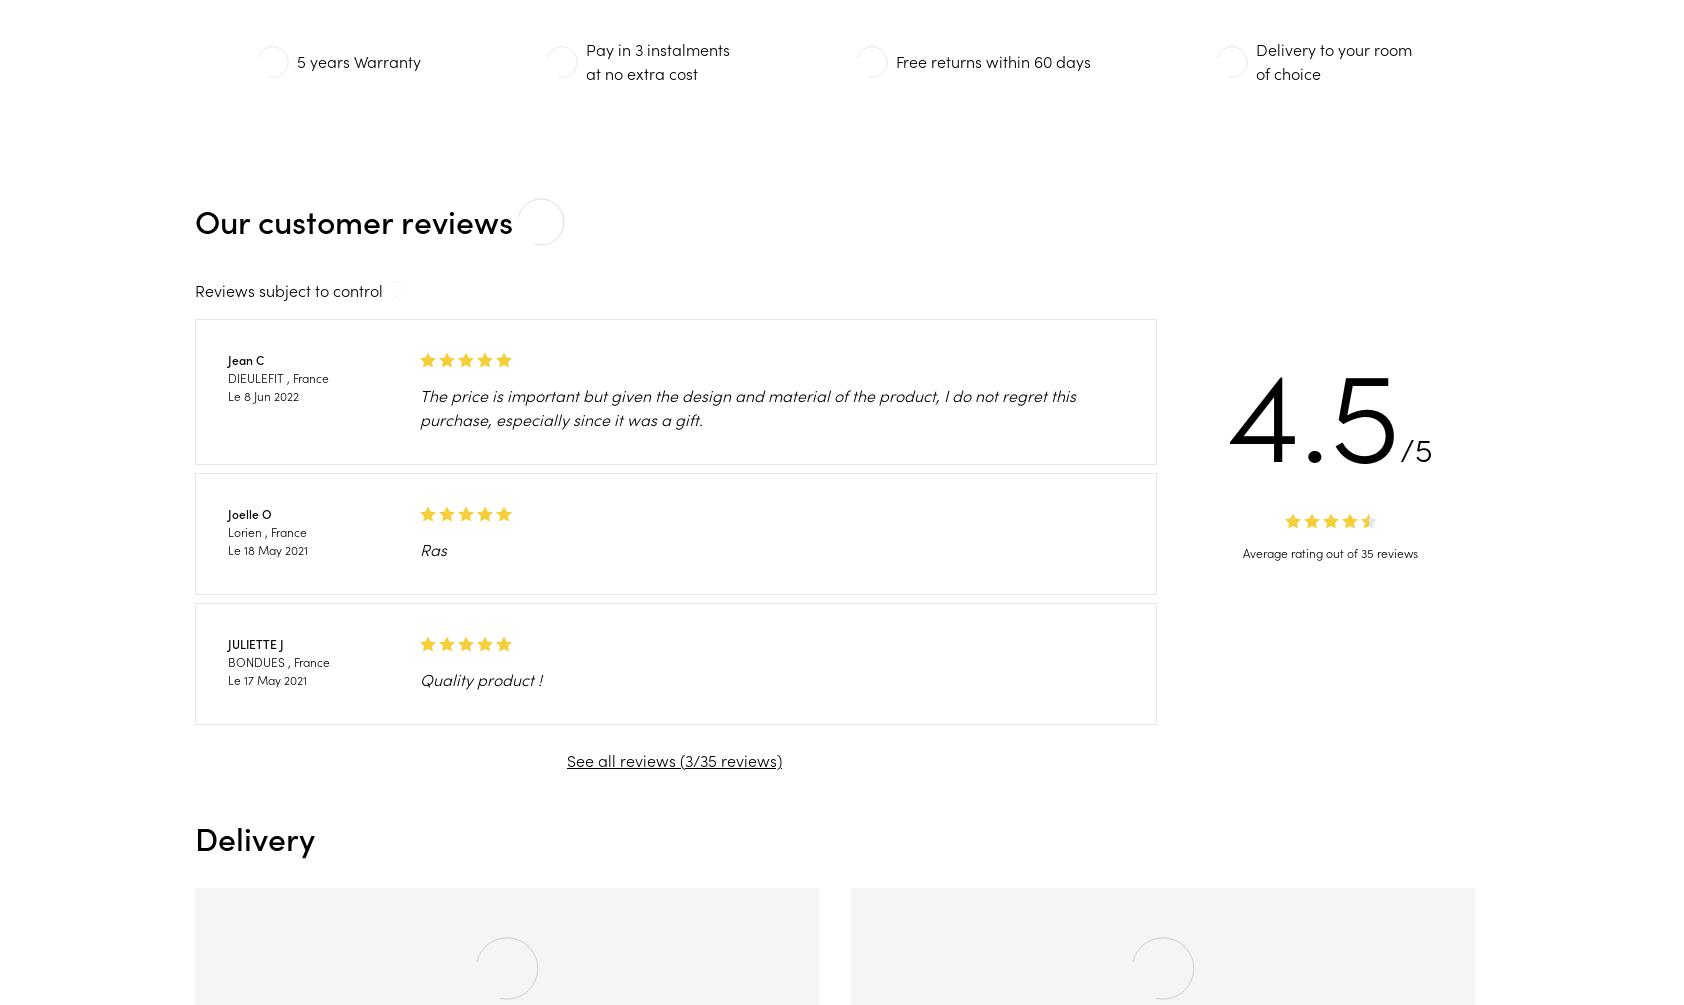 Image resolution: width=1684 pixels, height=1005 pixels. I want to click on '3', so click(688, 759).